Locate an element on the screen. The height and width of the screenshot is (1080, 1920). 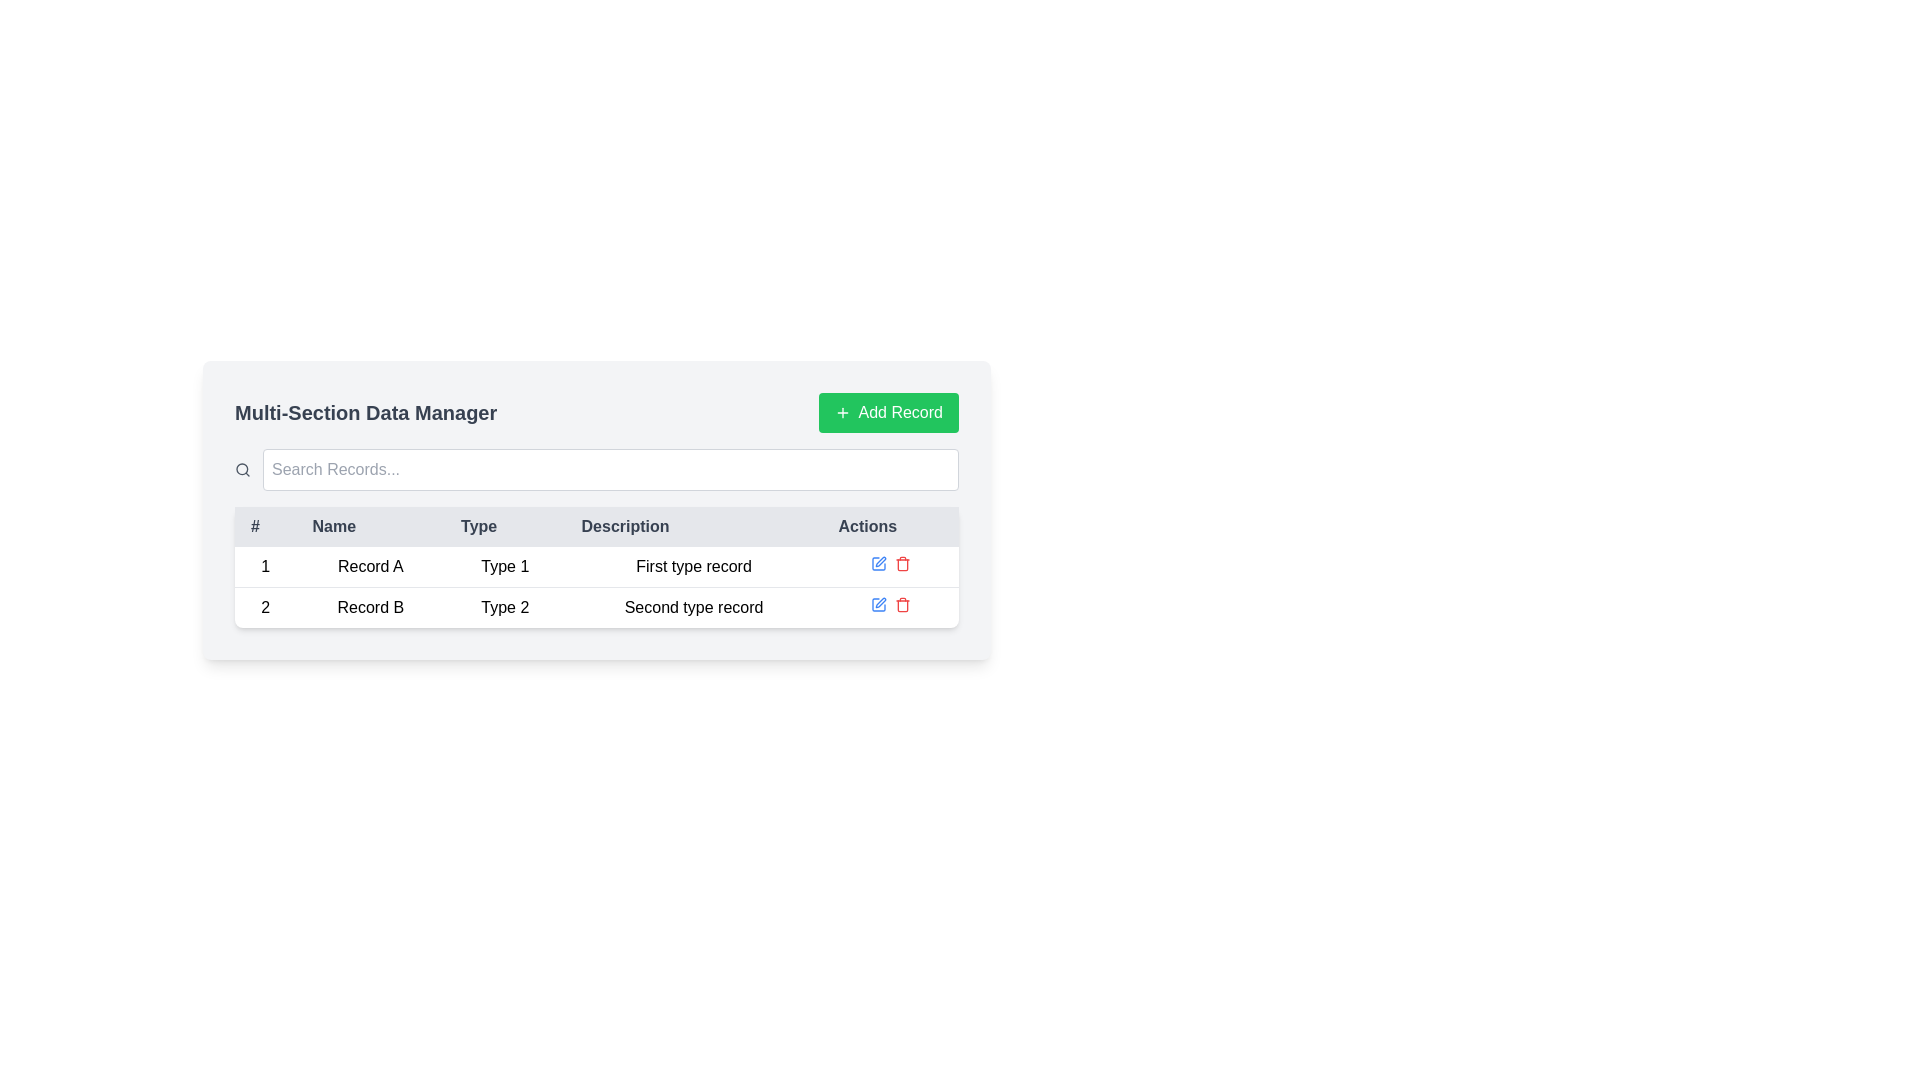
the static text label in the third column of the first row of the 'Multi-Section Data Manager' table, which denotes the type classification of the record is located at coordinates (505, 567).